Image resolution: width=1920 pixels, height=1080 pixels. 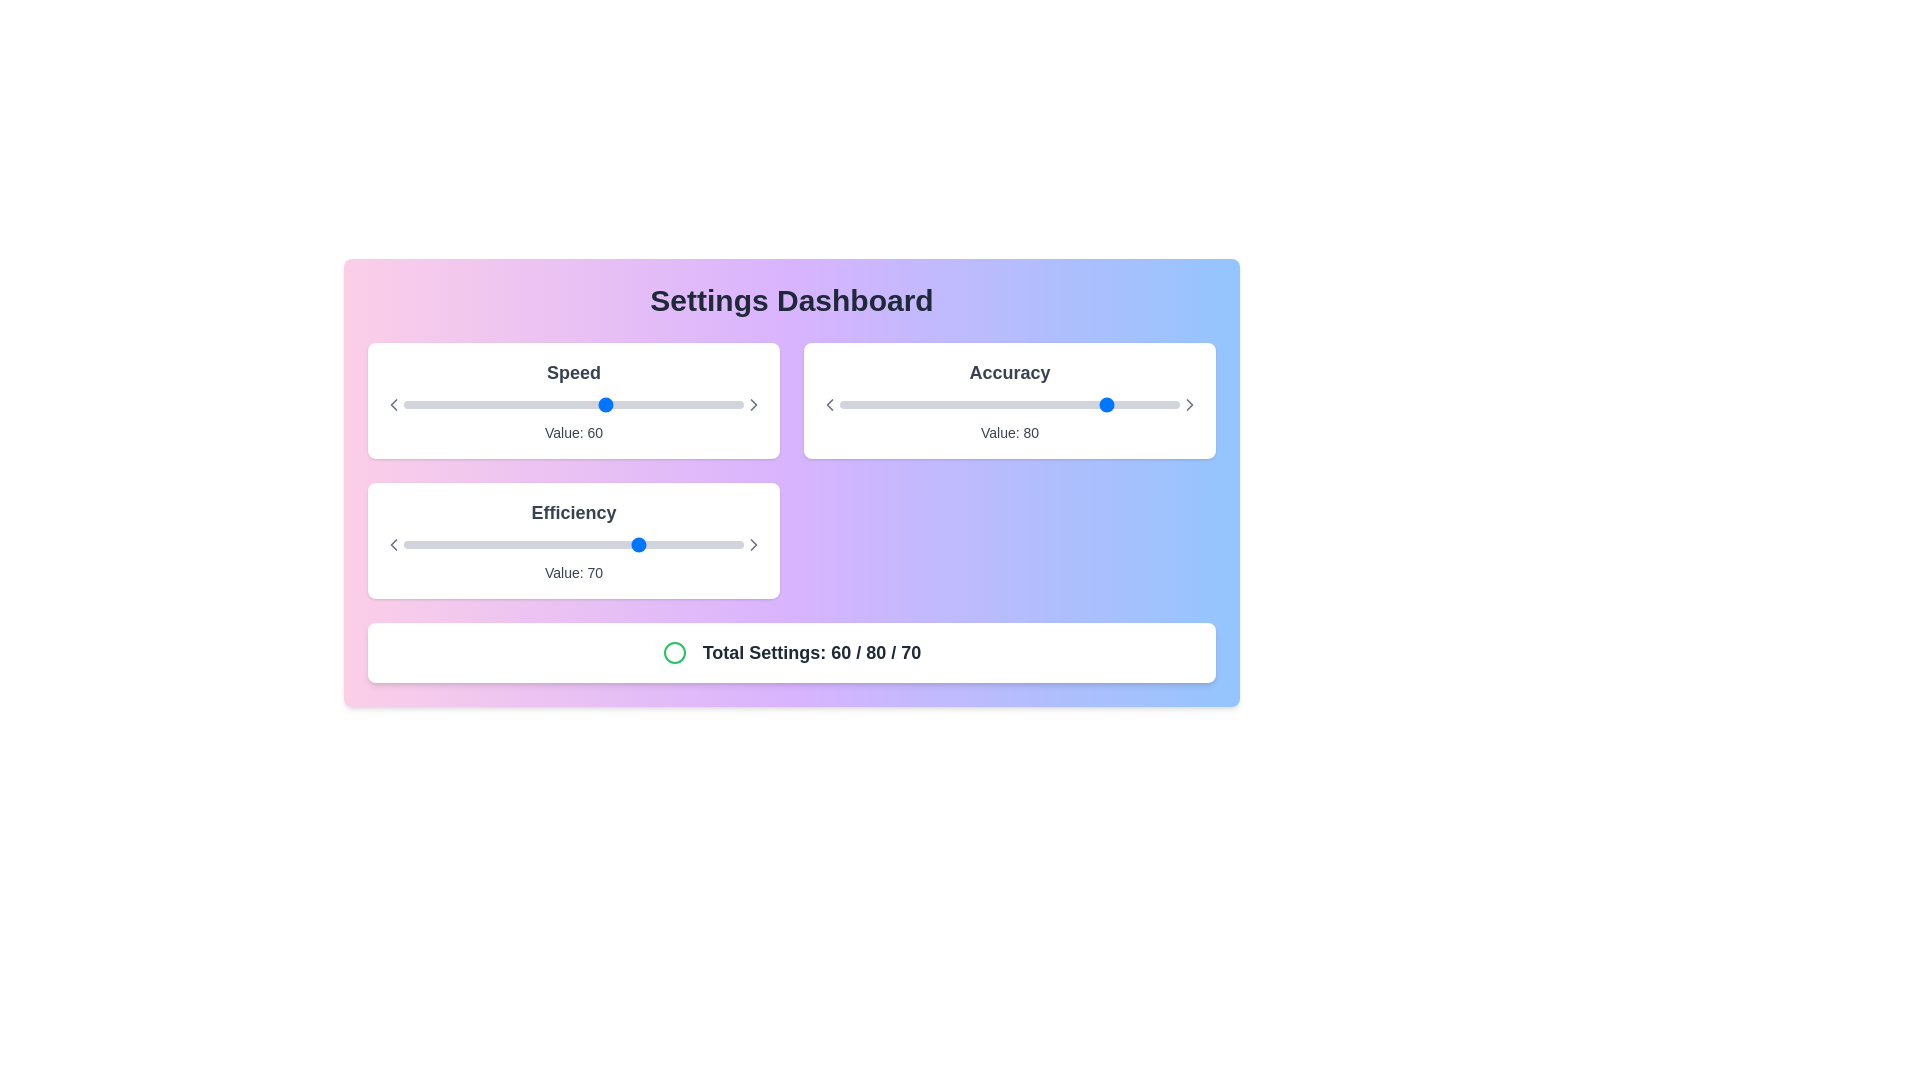 I want to click on the accuracy slider, so click(x=1122, y=405).